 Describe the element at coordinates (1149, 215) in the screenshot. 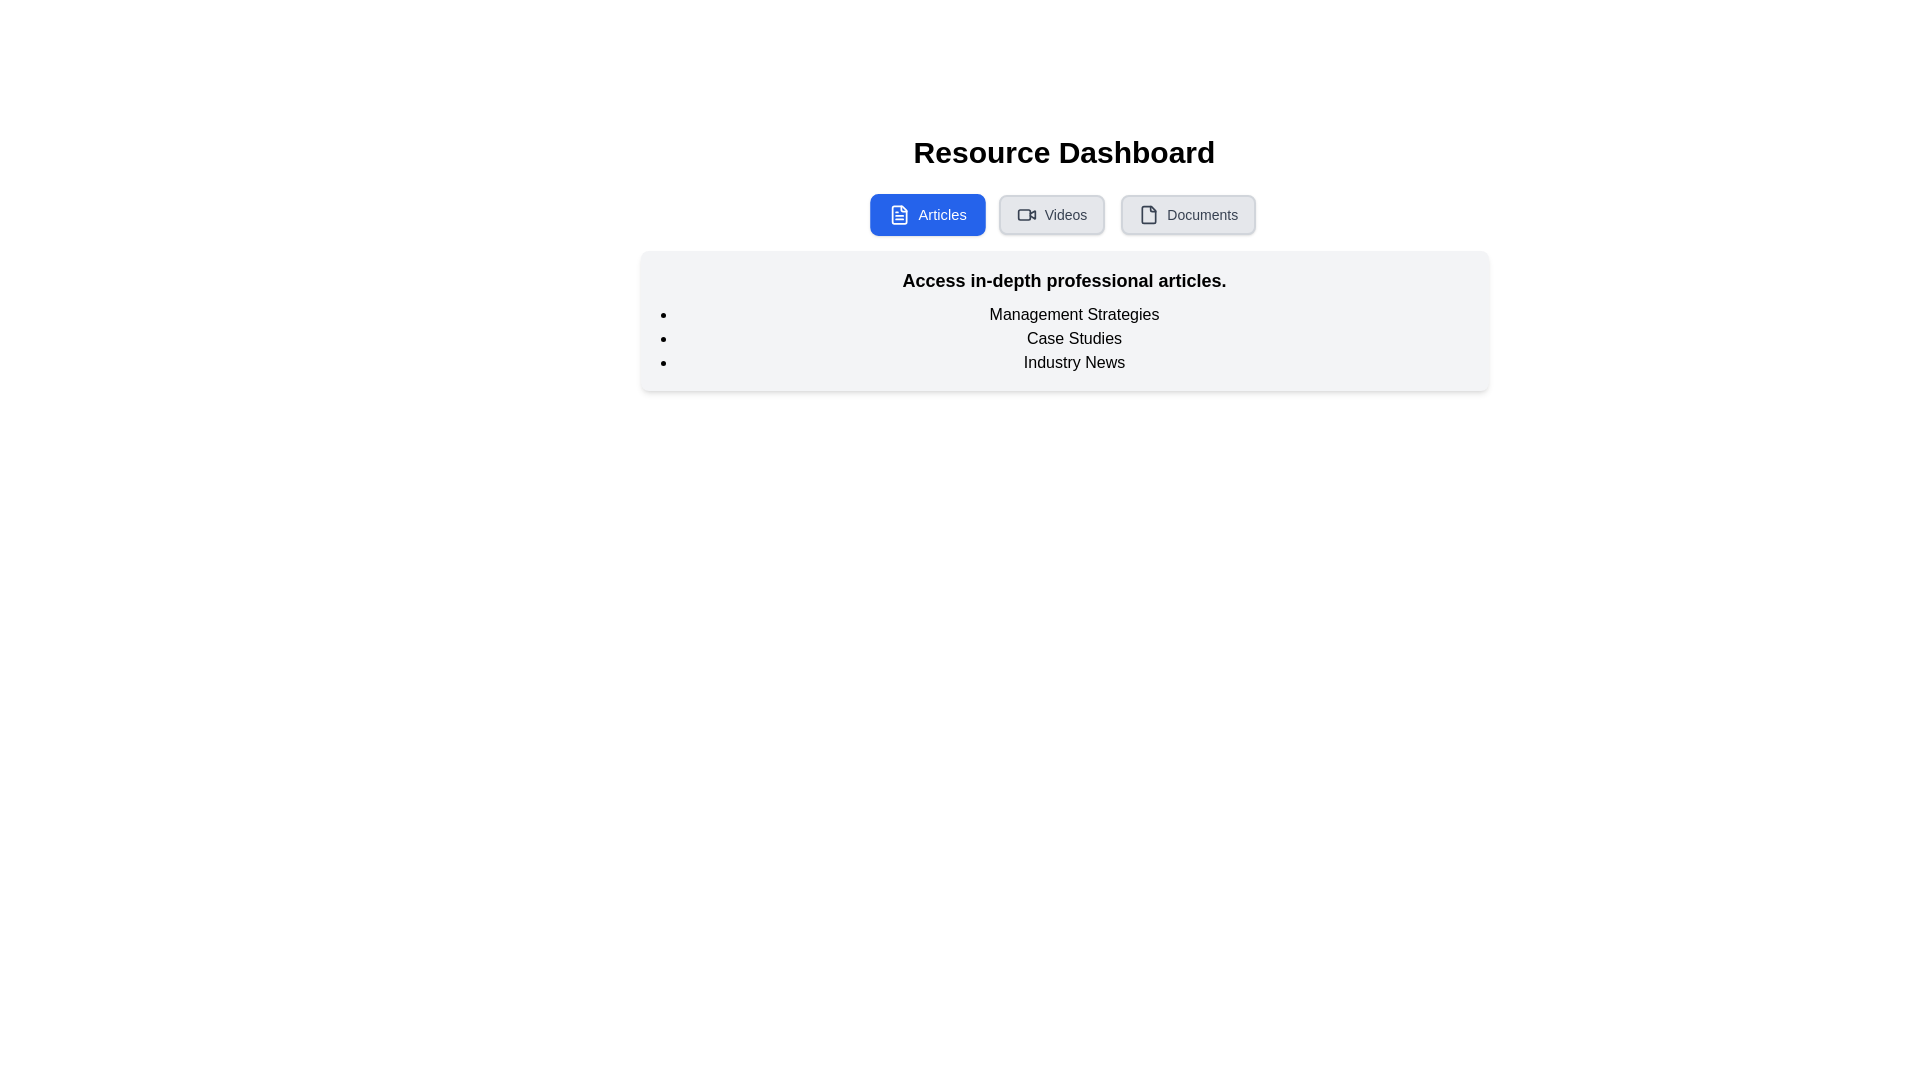

I see `the document icon with a gray outline located in the 'Documents' tab, positioned to the right of the text 'Documents'` at that location.